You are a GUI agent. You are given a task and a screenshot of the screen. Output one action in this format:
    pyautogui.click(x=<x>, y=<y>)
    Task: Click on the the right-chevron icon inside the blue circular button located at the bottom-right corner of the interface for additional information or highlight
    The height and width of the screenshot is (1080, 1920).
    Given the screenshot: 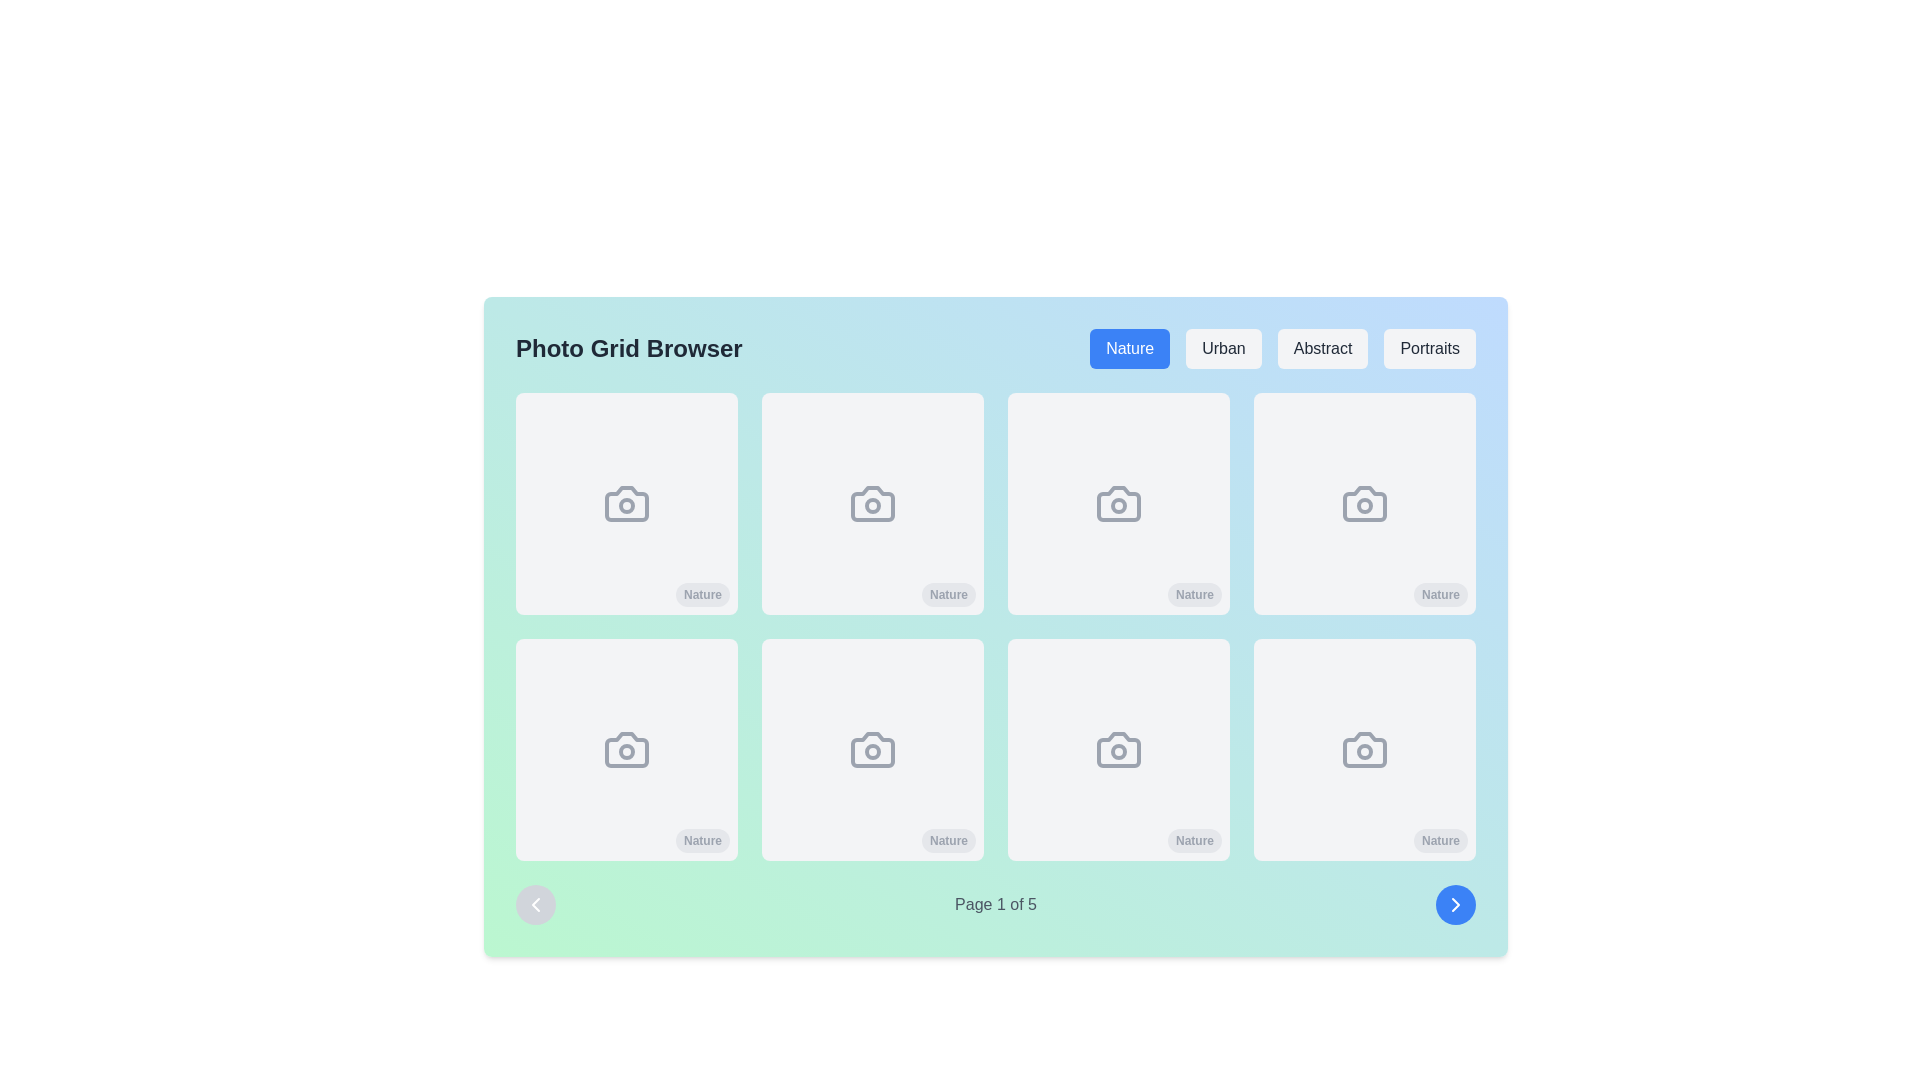 What is the action you would take?
    pyautogui.click(x=1455, y=905)
    